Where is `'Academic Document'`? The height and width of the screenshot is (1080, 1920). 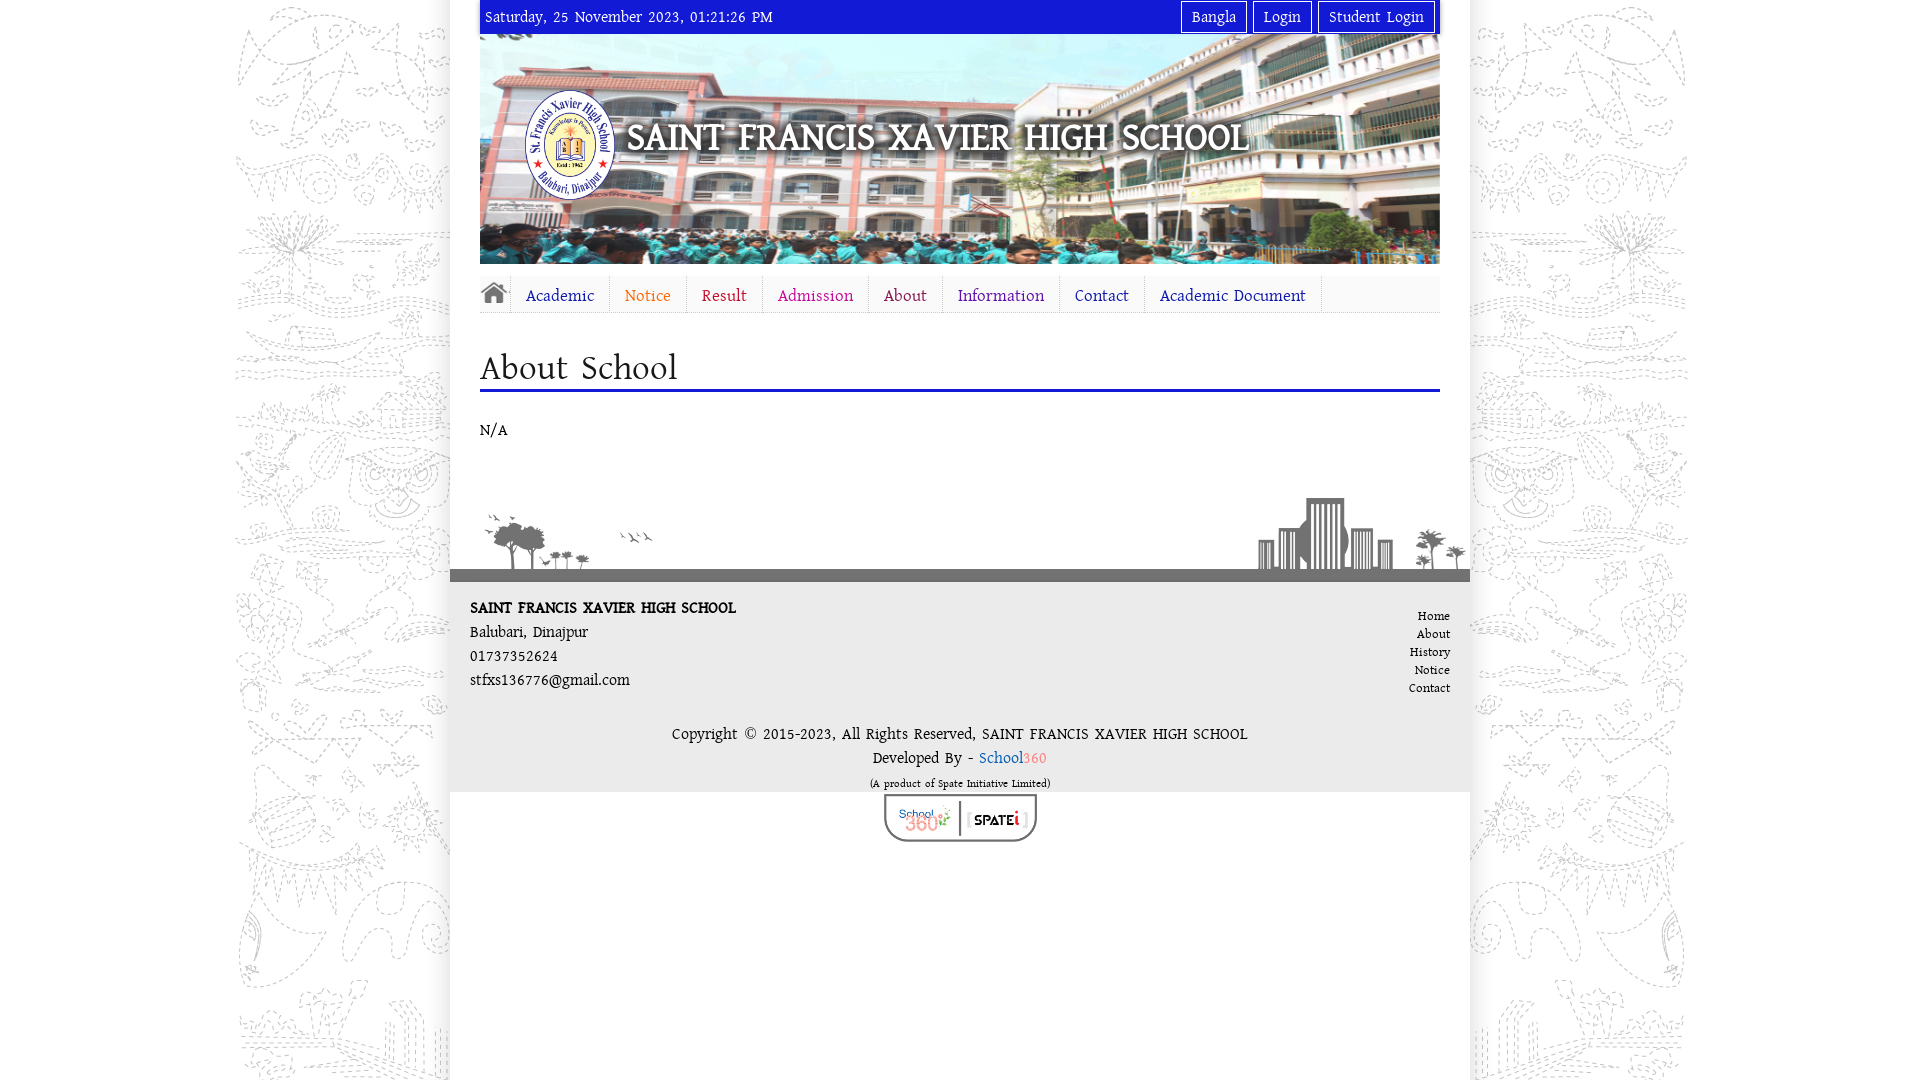
'Academic Document' is located at coordinates (1232, 296).